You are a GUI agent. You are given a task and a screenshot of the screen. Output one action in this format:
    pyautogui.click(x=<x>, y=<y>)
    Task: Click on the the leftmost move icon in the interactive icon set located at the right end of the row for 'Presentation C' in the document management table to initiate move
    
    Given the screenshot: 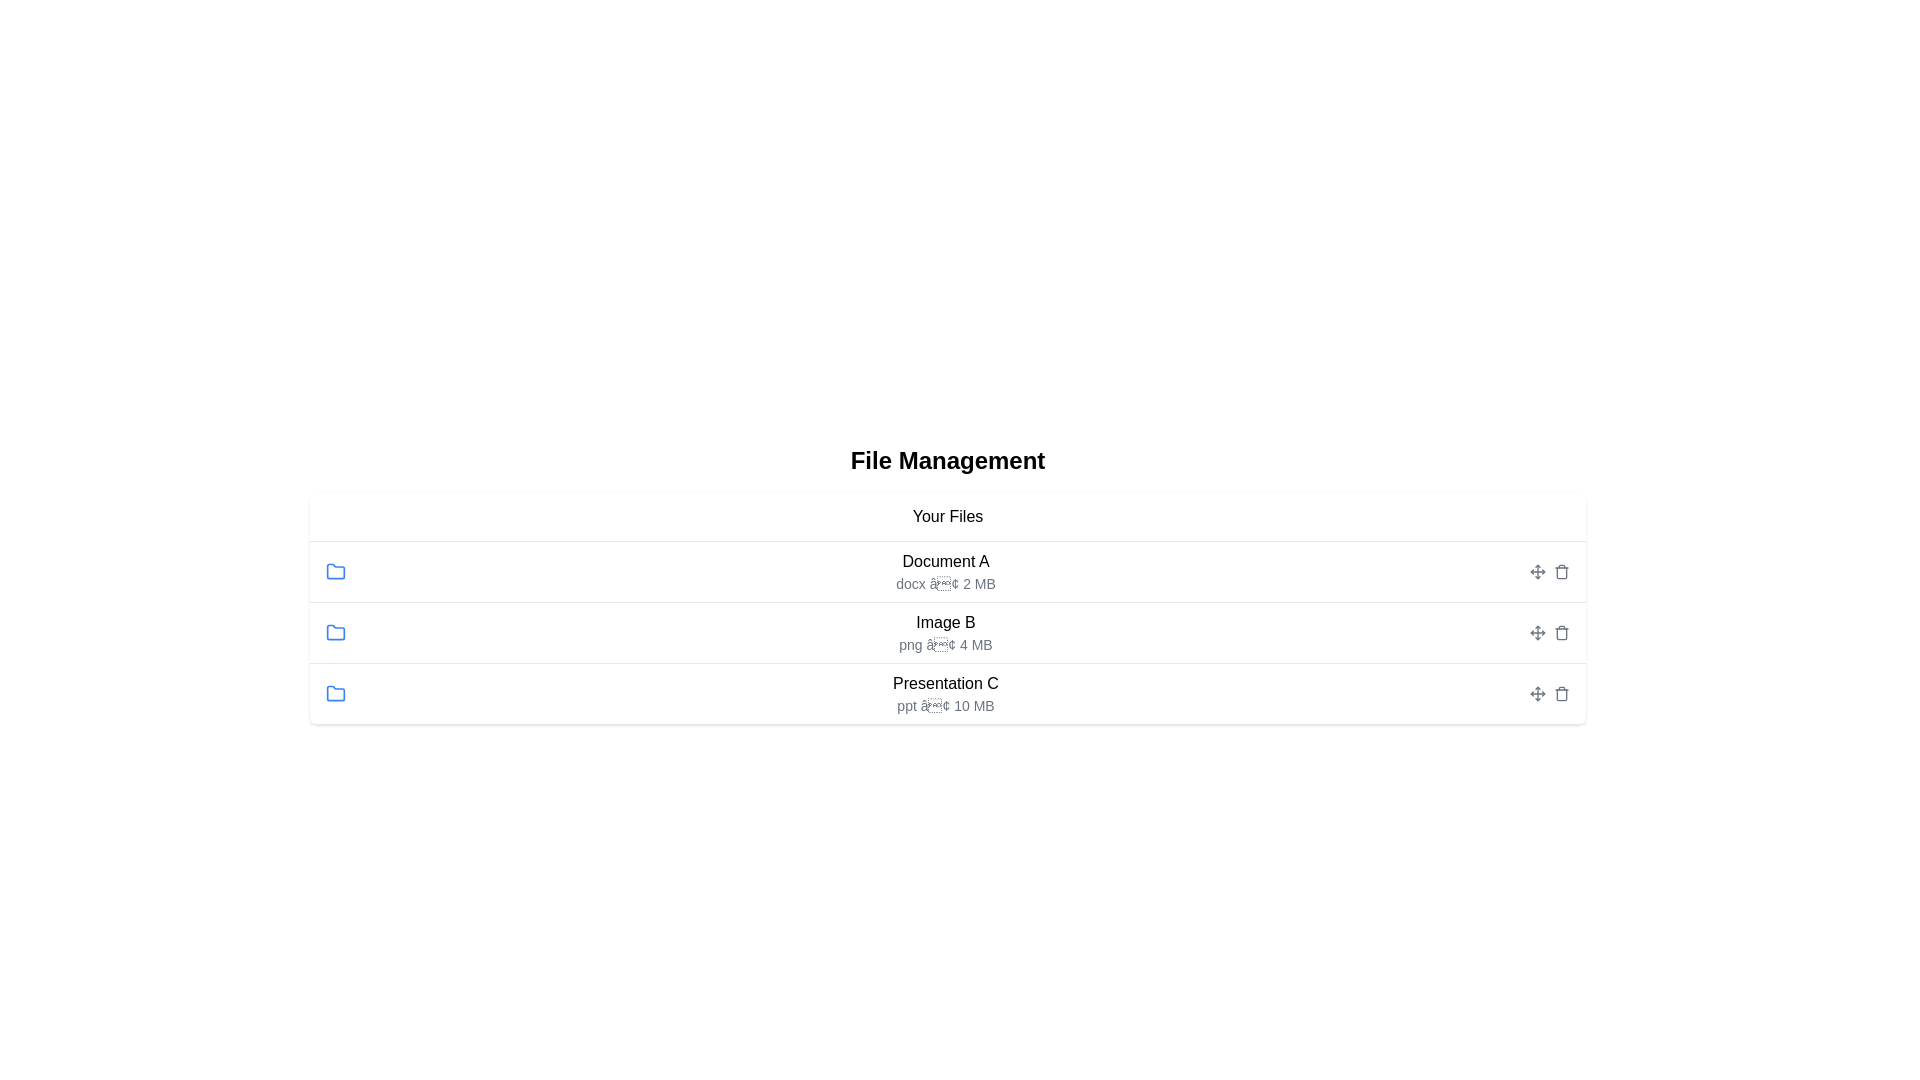 What is the action you would take?
    pyautogui.click(x=1536, y=693)
    